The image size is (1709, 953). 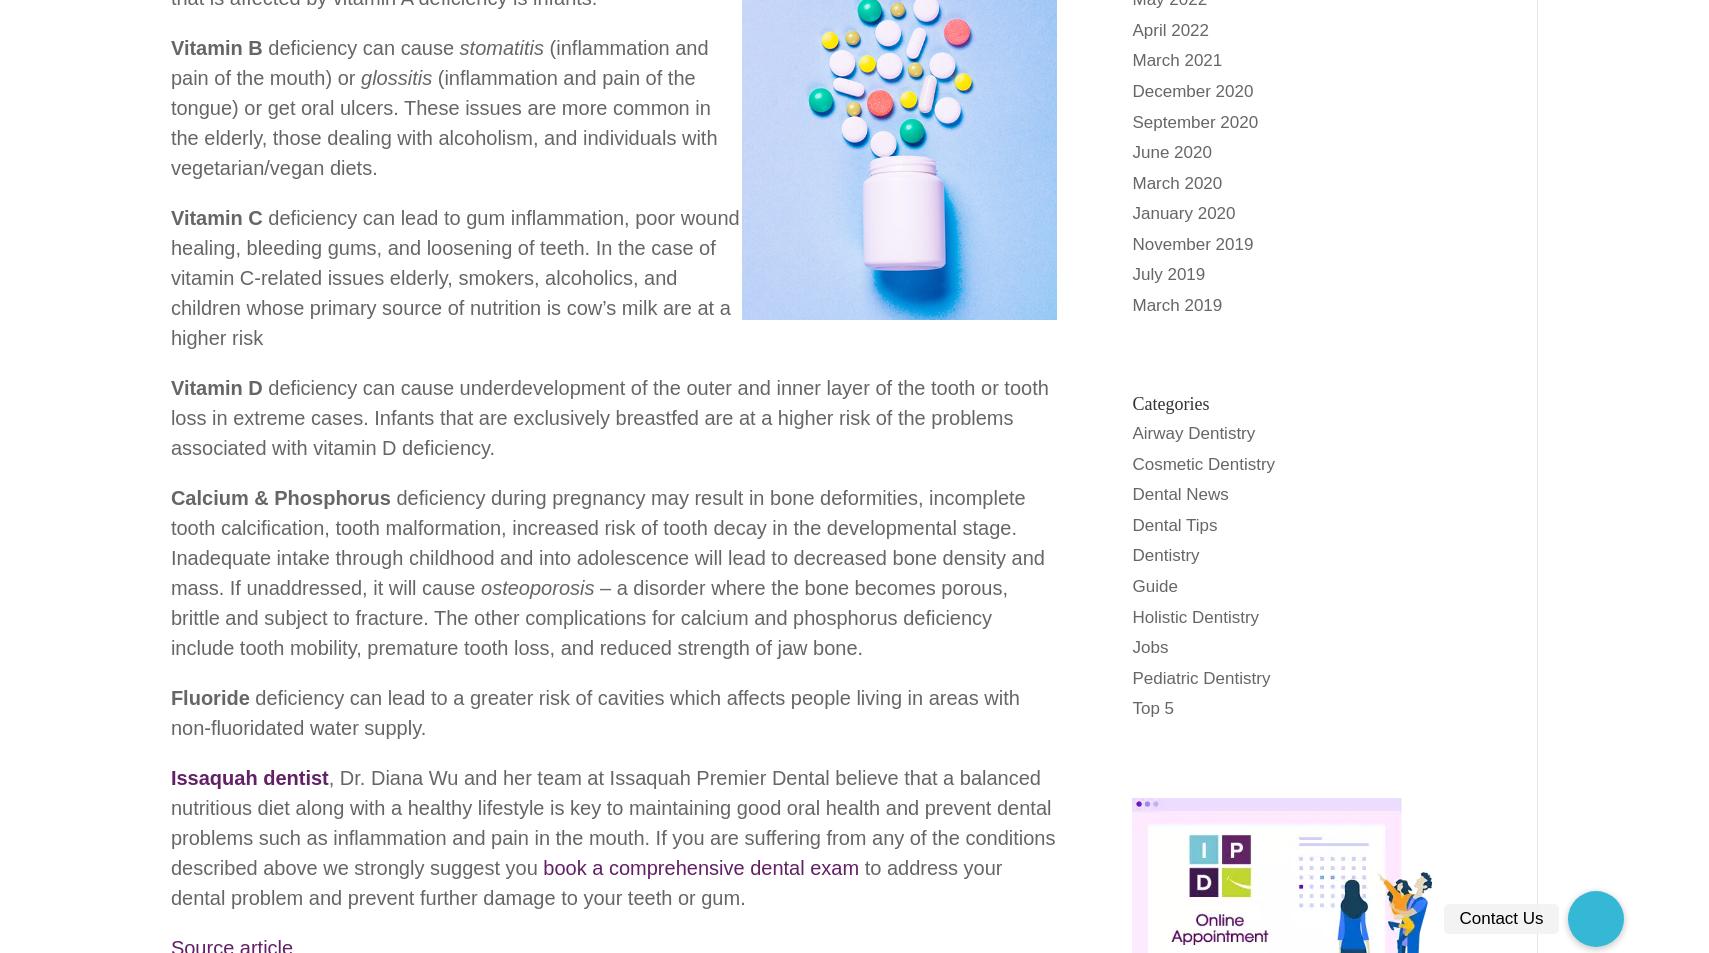 What do you see at coordinates (442, 120) in the screenshot?
I see `'(inflammation and pain of the tongue) or get oral ulcers. These issues are more common in the elderly, those dealing with alcoholism, and individuals with vegetarian/vegan diets.'` at bounding box center [442, 120].